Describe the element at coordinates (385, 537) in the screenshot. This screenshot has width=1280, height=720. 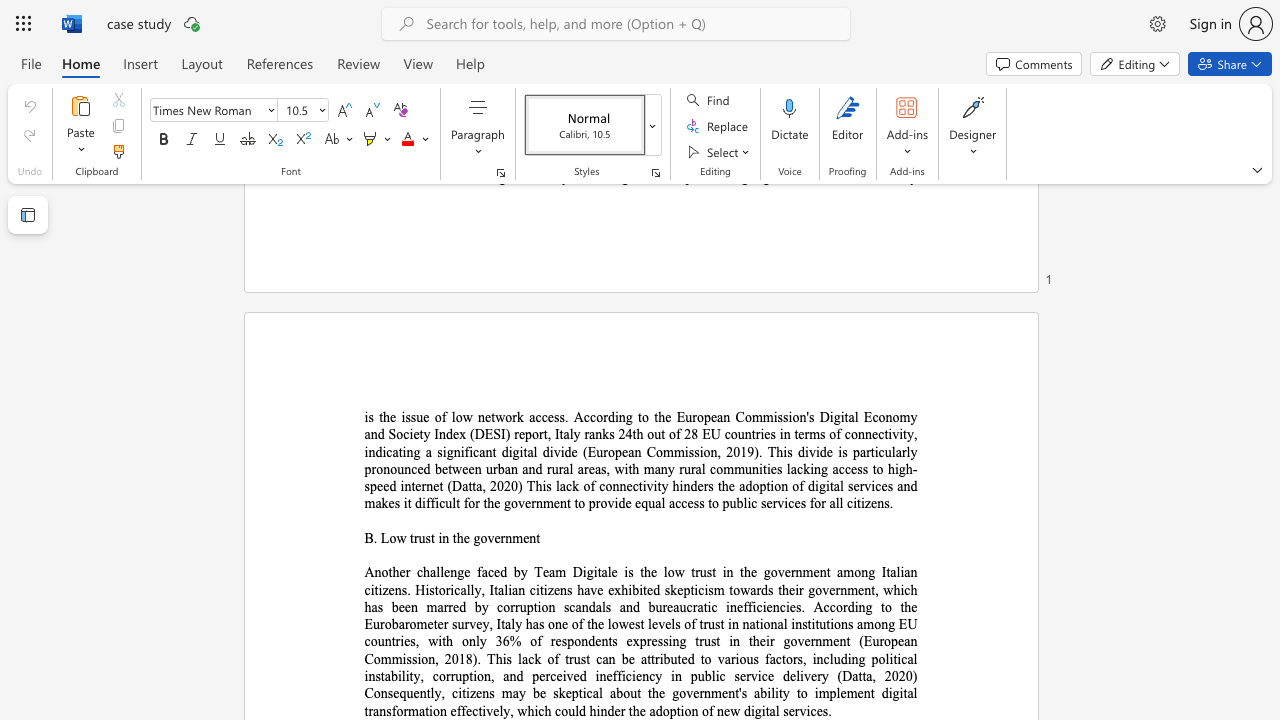
I see `the 1th character "L" in the text` at that location.